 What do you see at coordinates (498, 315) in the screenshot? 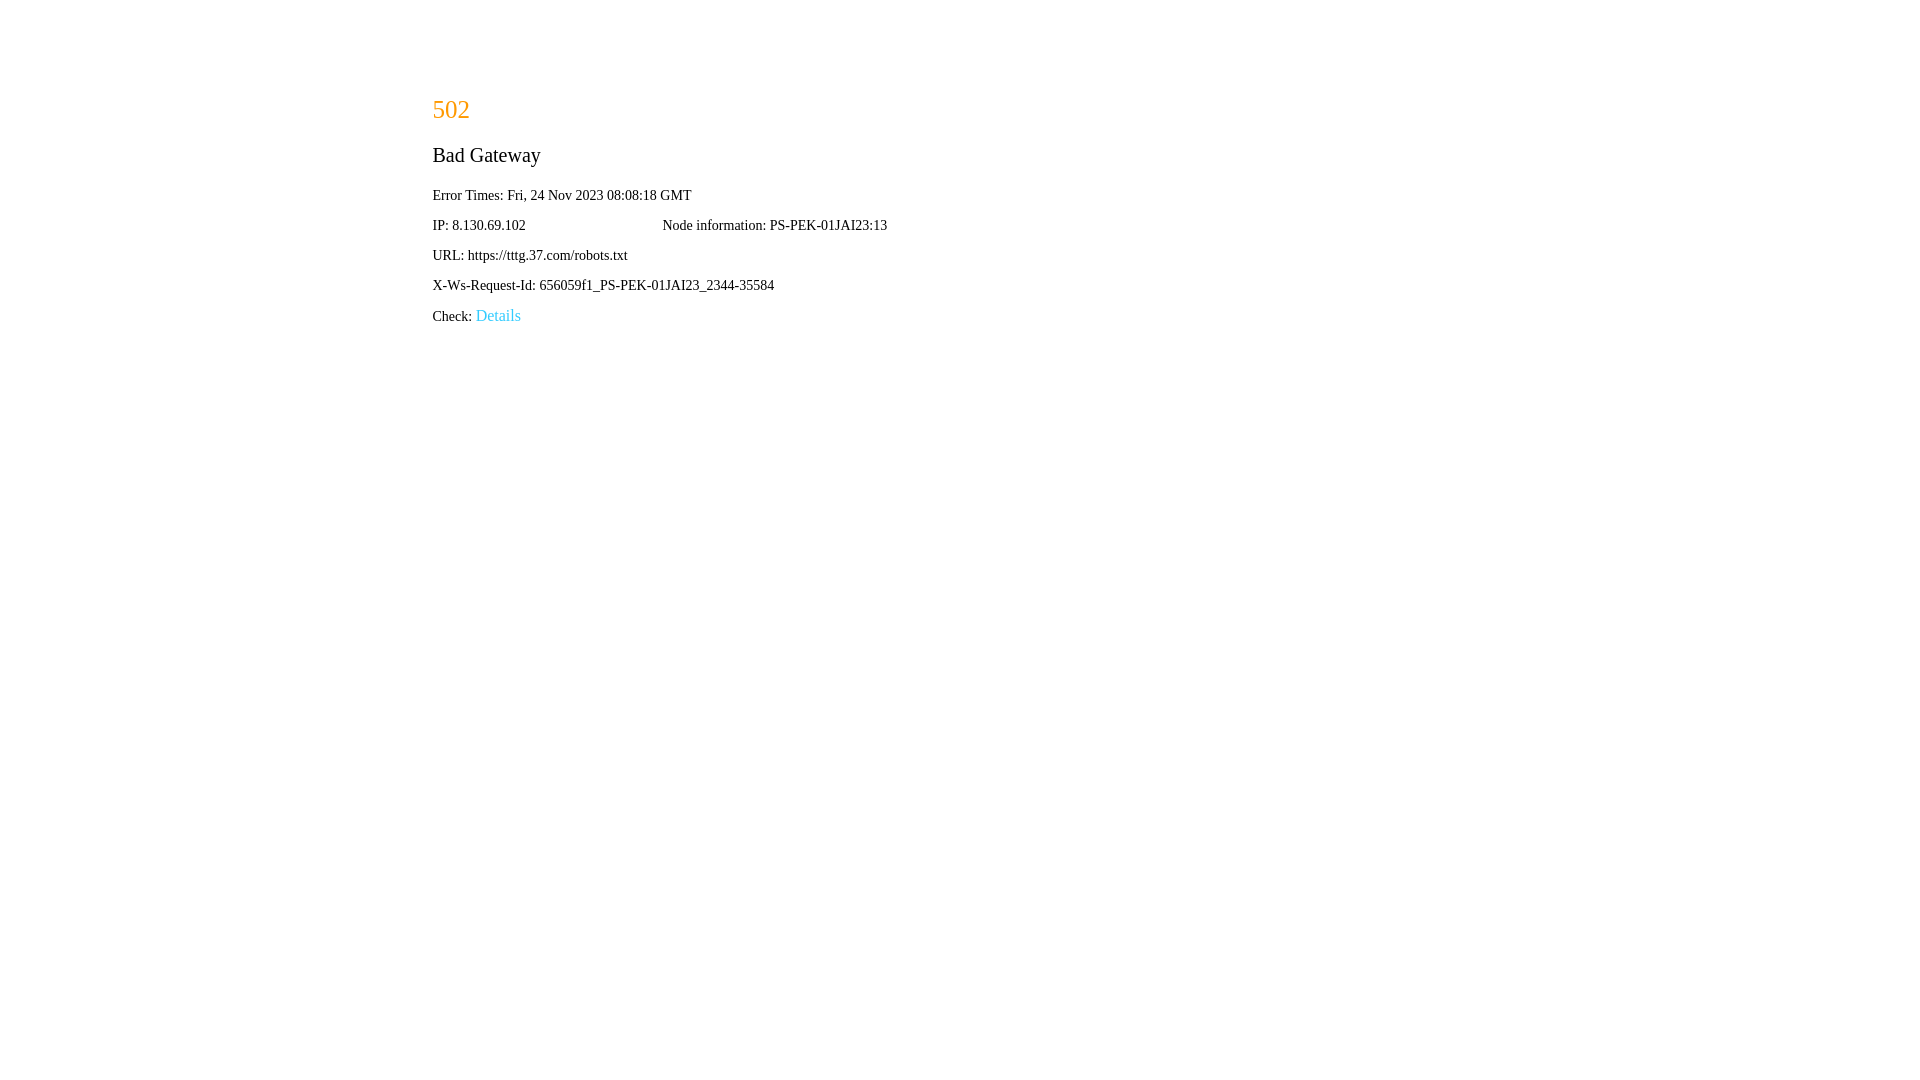
I see `'Details'` at bounding box center [498, 315].